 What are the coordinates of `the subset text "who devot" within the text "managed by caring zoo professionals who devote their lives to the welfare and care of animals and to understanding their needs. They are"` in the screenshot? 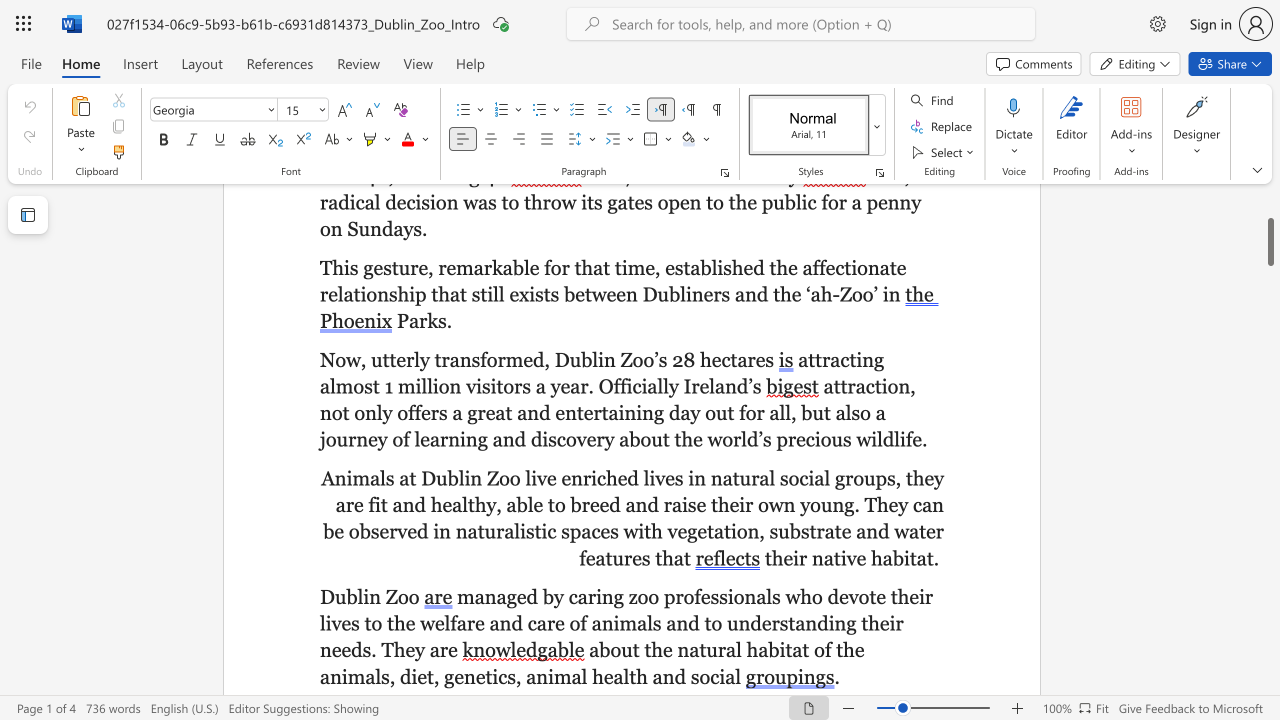 It's located at (784, 595).